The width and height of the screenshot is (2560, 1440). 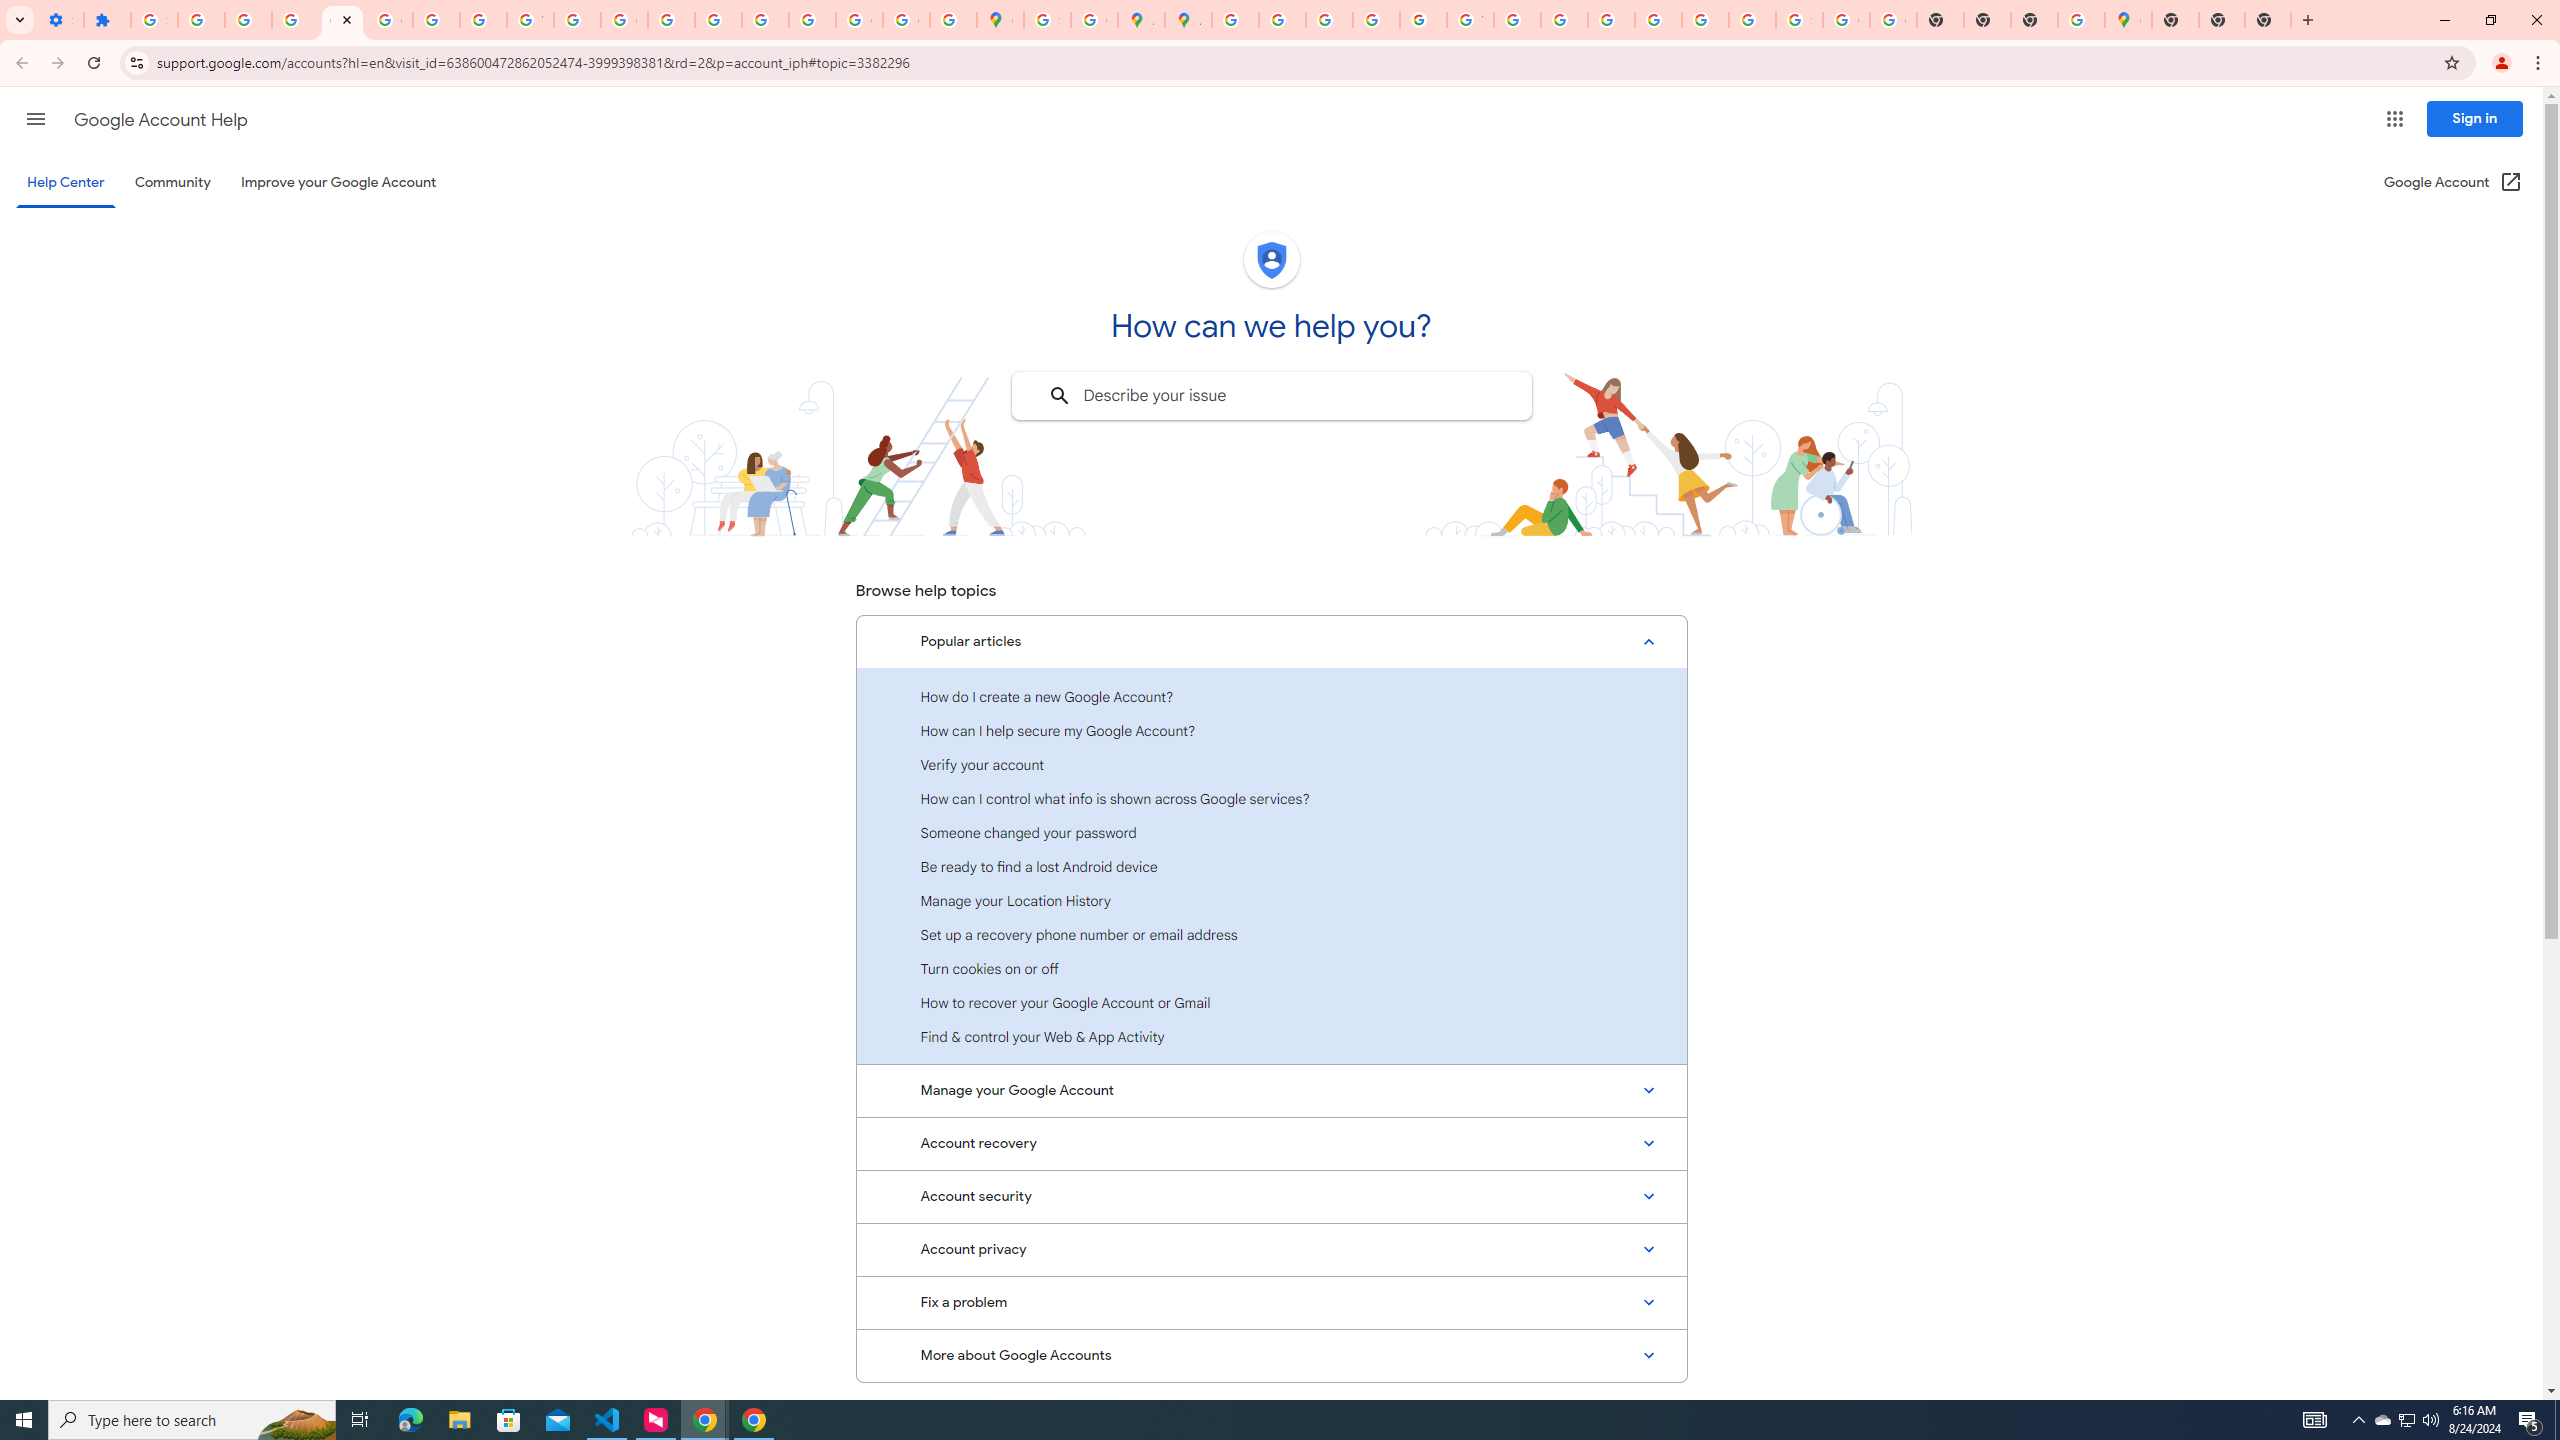 What do you see at coordinates (1271, 1142) in the screenshot?
I see `'Account recovery'` at bounding box center [1271, 1142].